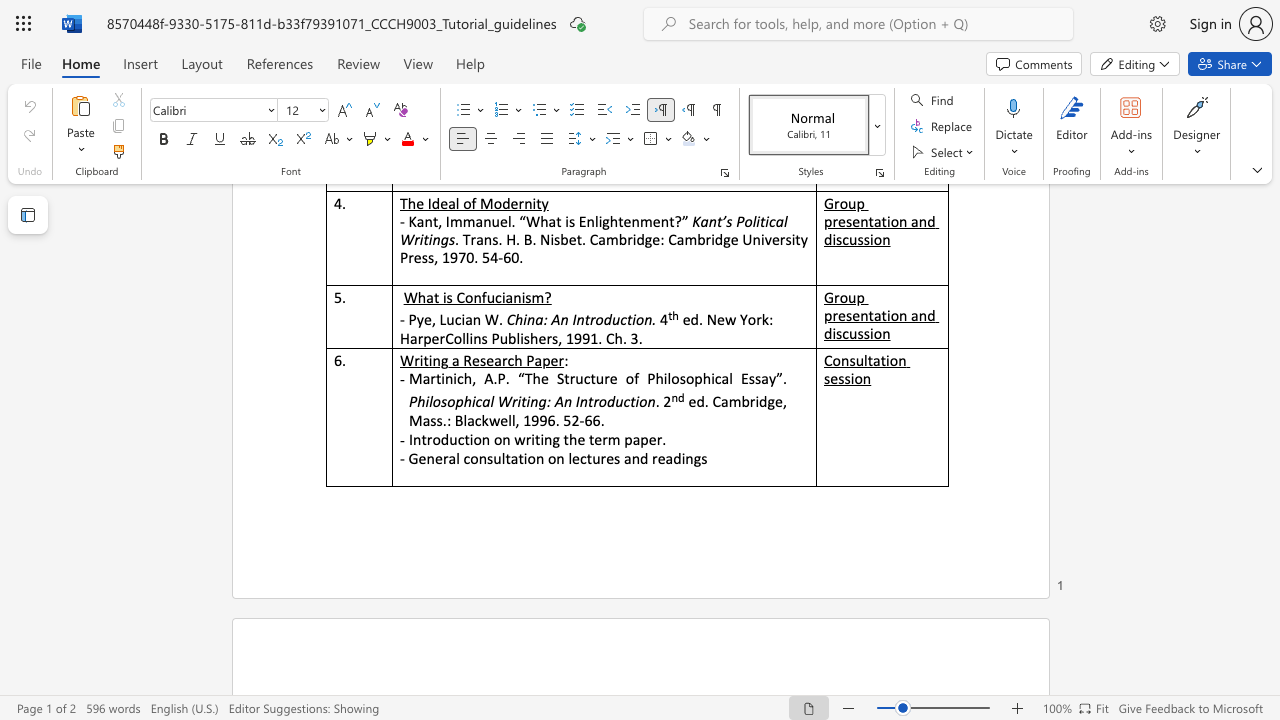  I want to click on the subset text "l consultatio" within the text "- General consultation on lectures and readings", so click(455, 458).